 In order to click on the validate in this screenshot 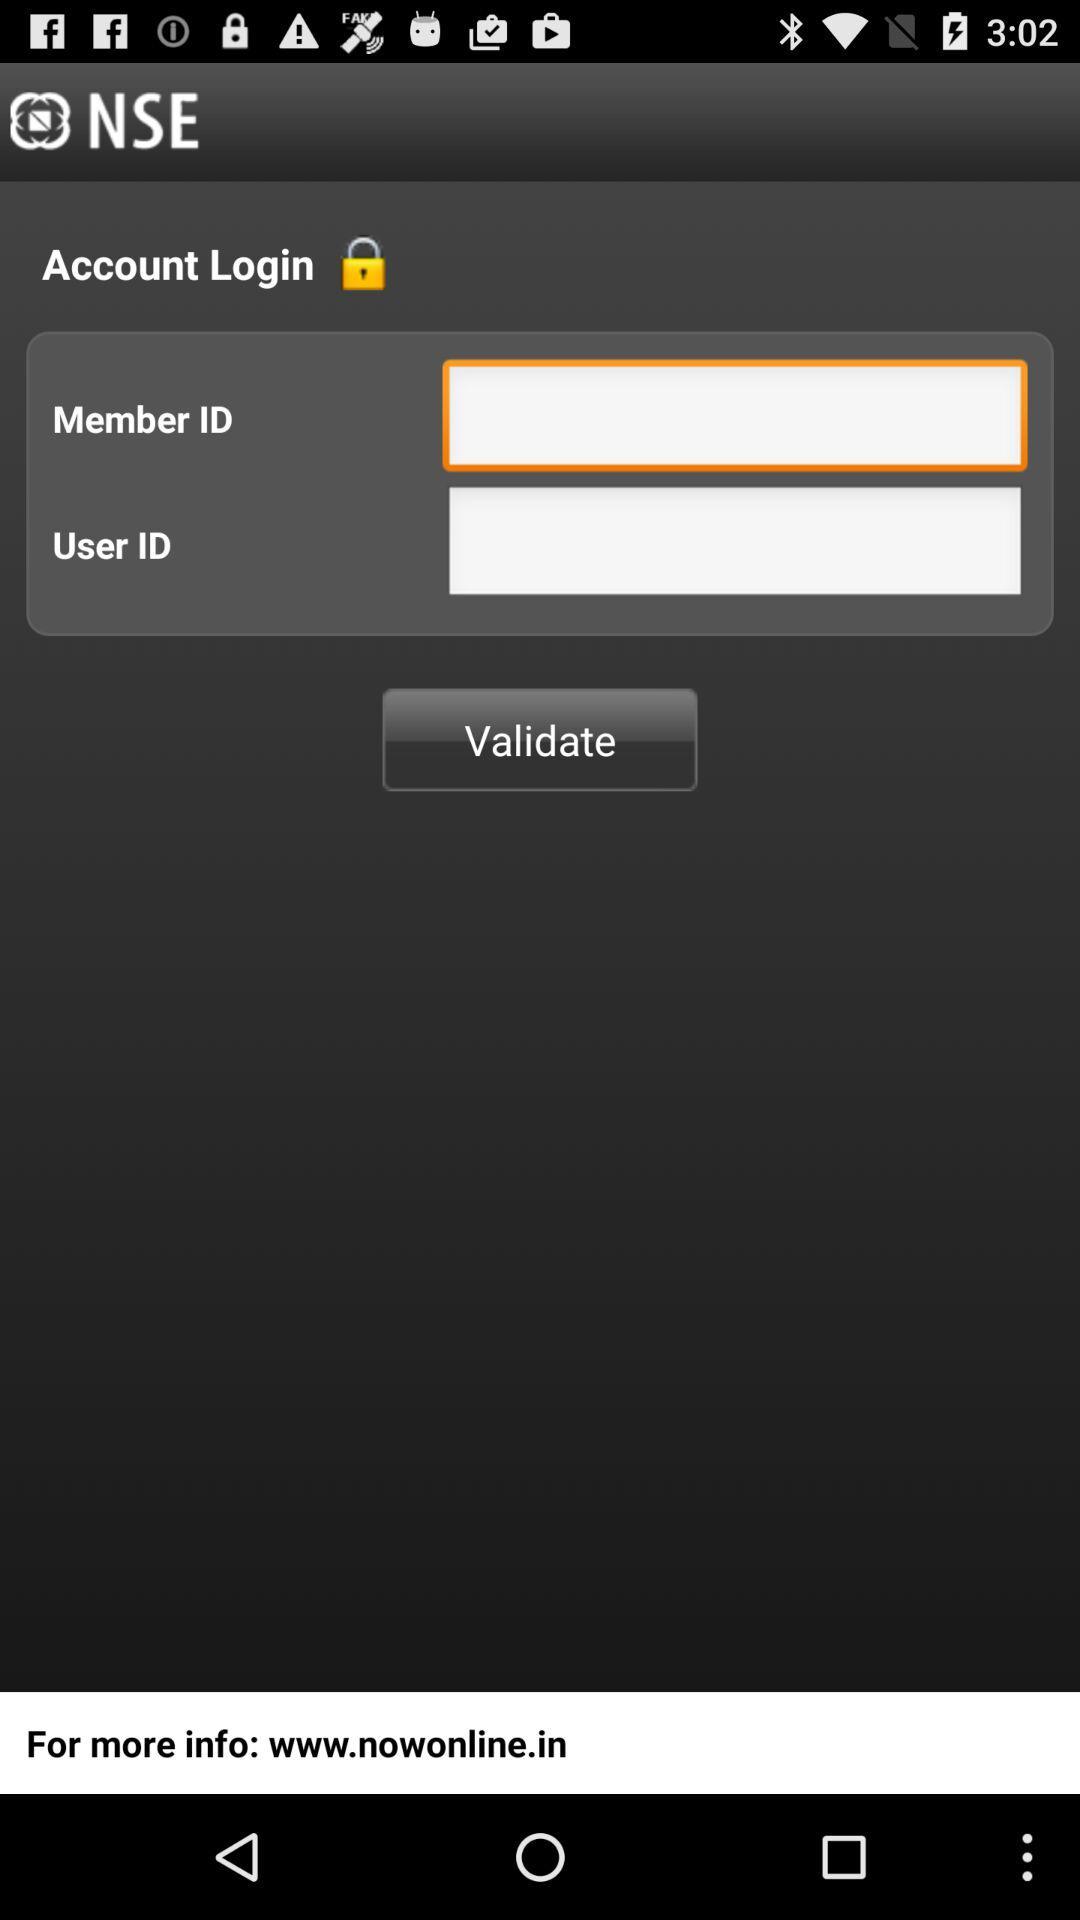, I will do `click(540, 738)`.